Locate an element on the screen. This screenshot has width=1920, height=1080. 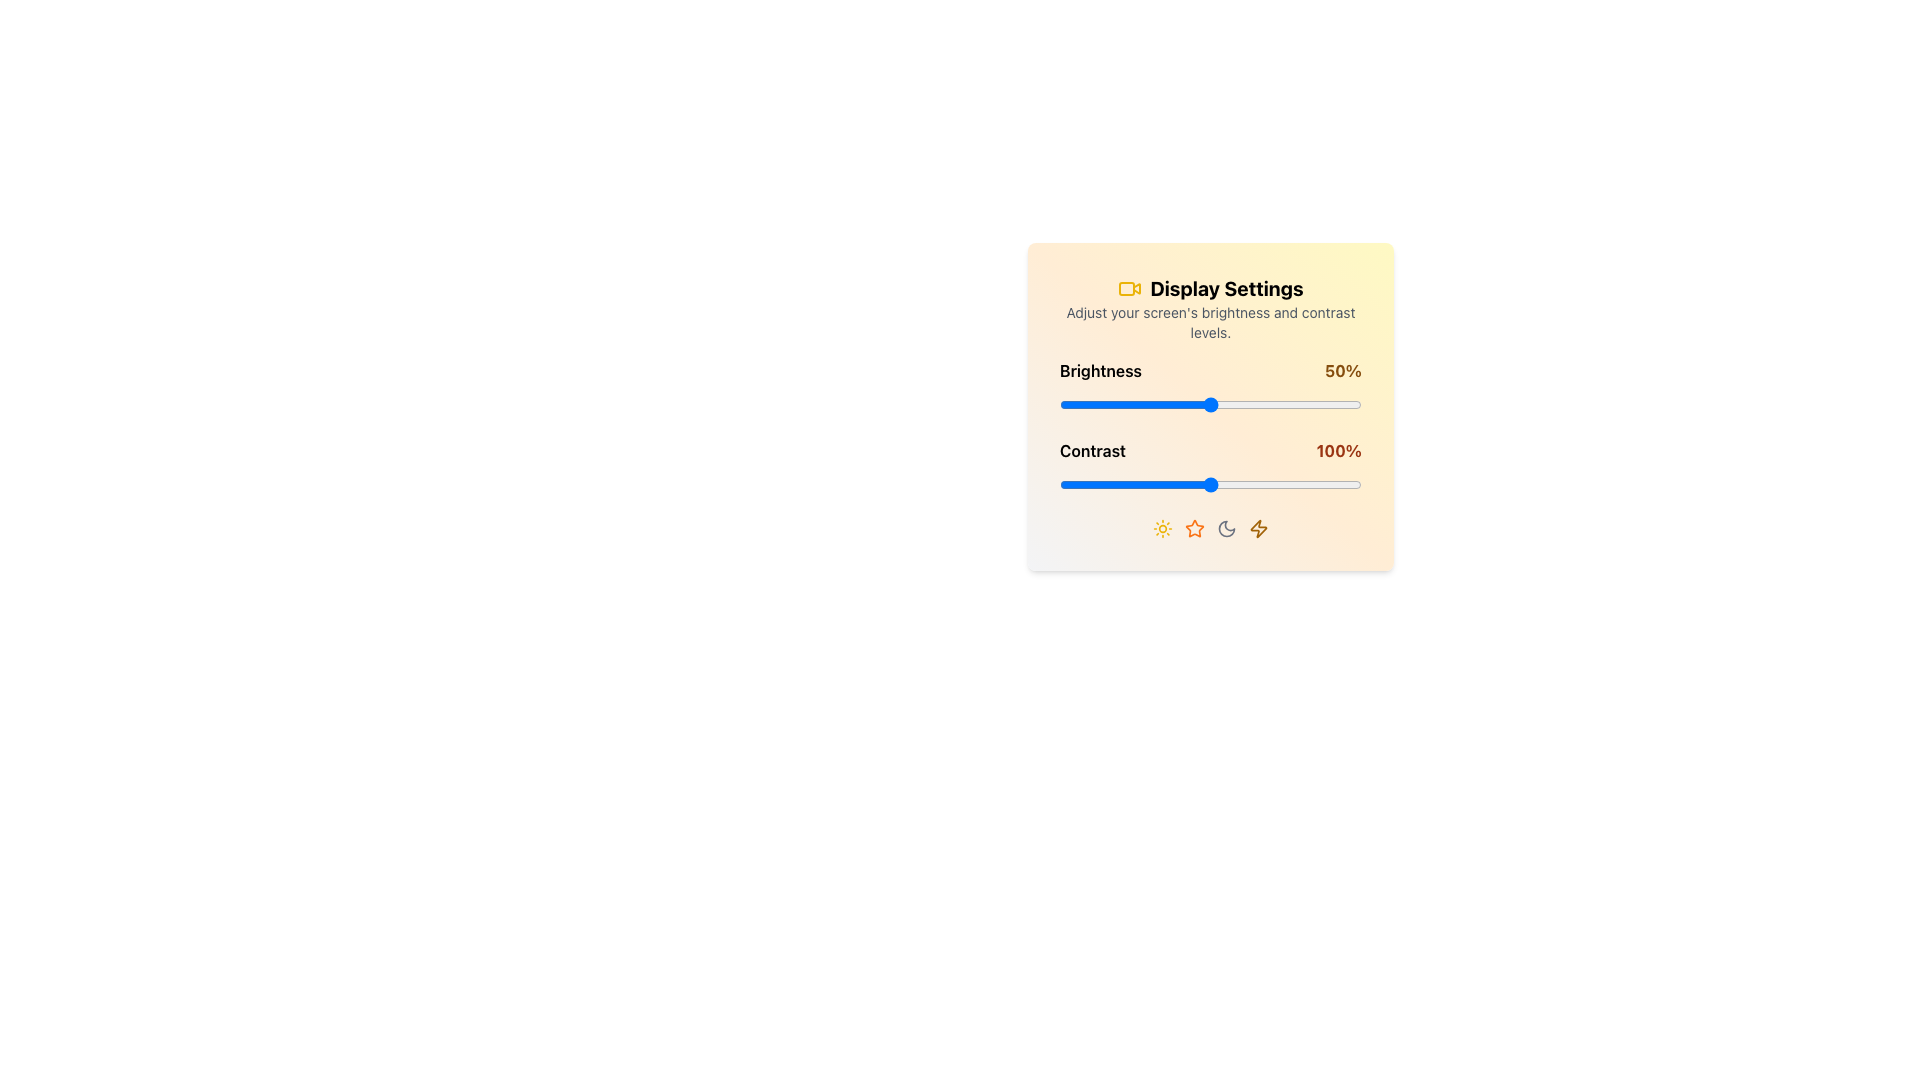
brightness is located at coordinates (1123, 405).